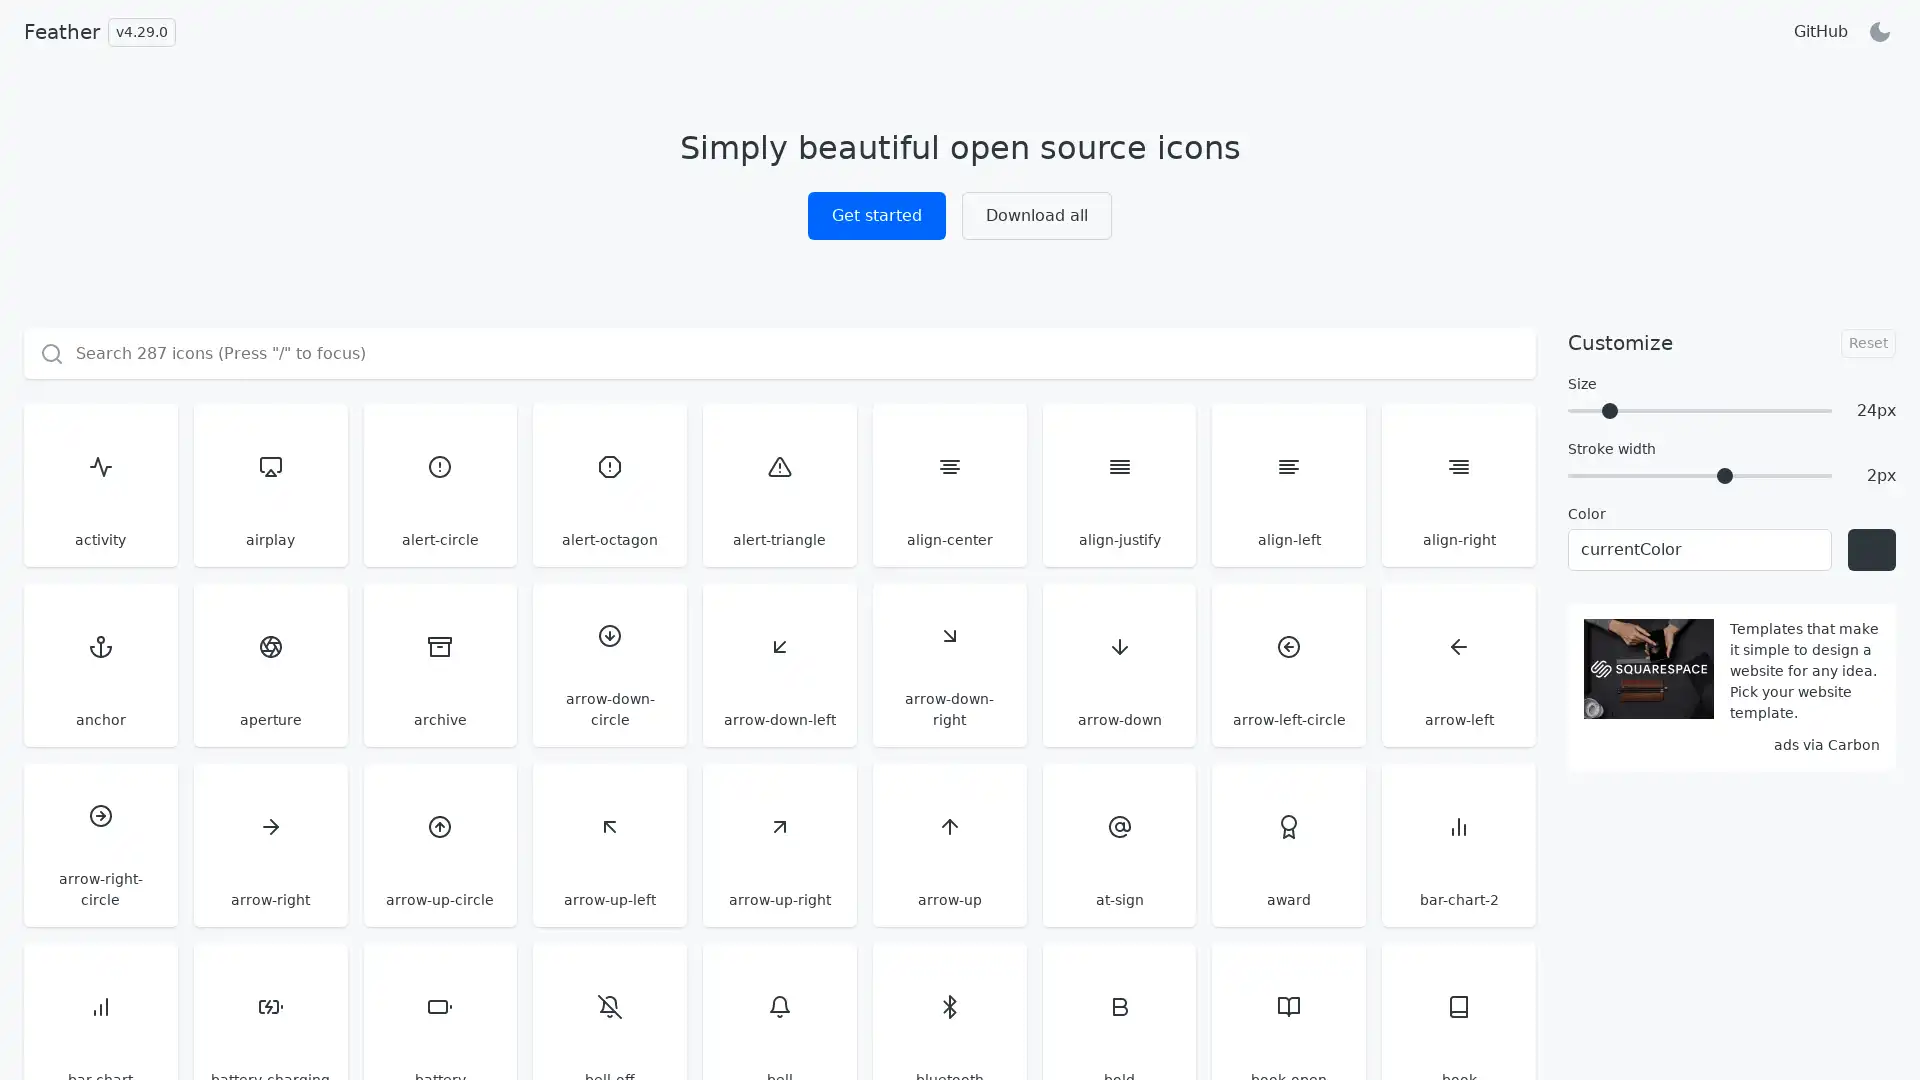 The width and height of the screenshot is (1920, 1080). Describe the element at coordinates (1879, 31) in the screenshot. I see `Activate dark mode` at that location.